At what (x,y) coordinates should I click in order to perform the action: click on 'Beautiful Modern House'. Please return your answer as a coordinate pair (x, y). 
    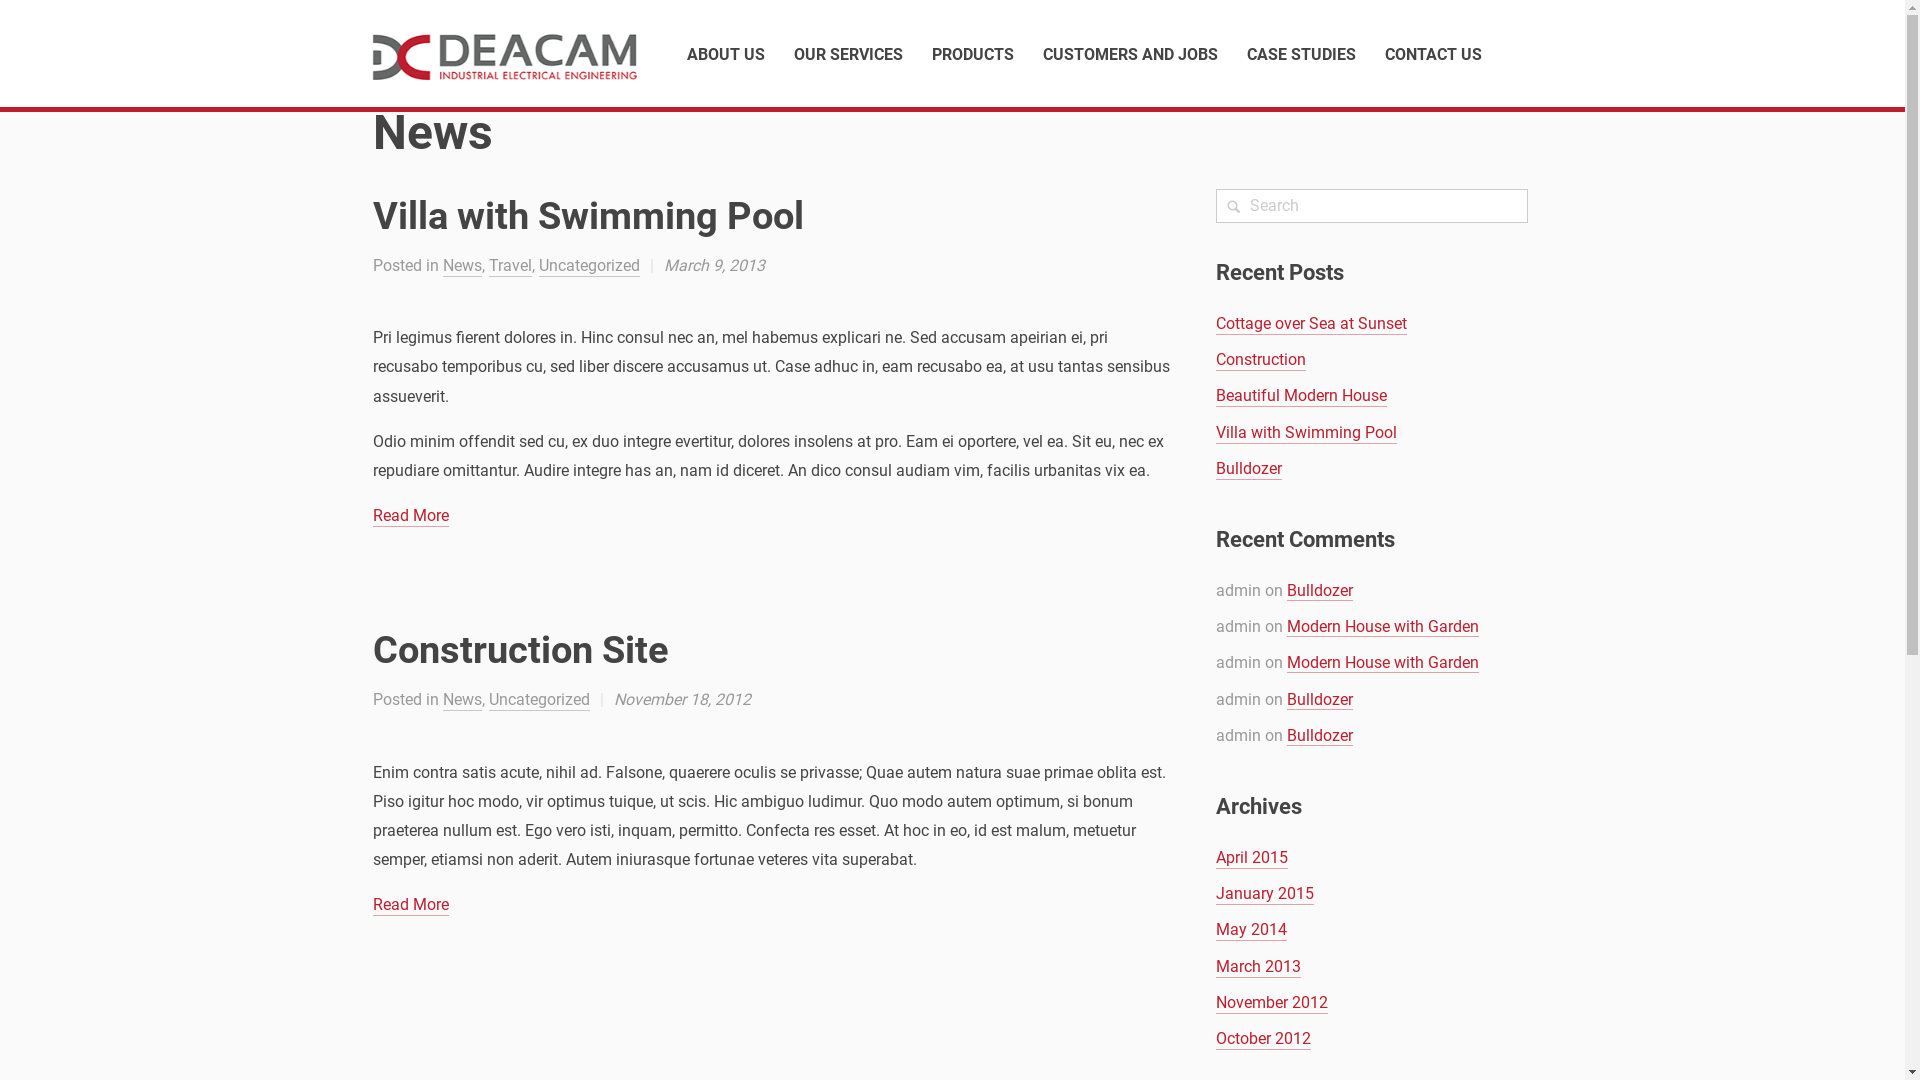
    Looking at the image, I should click on (1301, 396).